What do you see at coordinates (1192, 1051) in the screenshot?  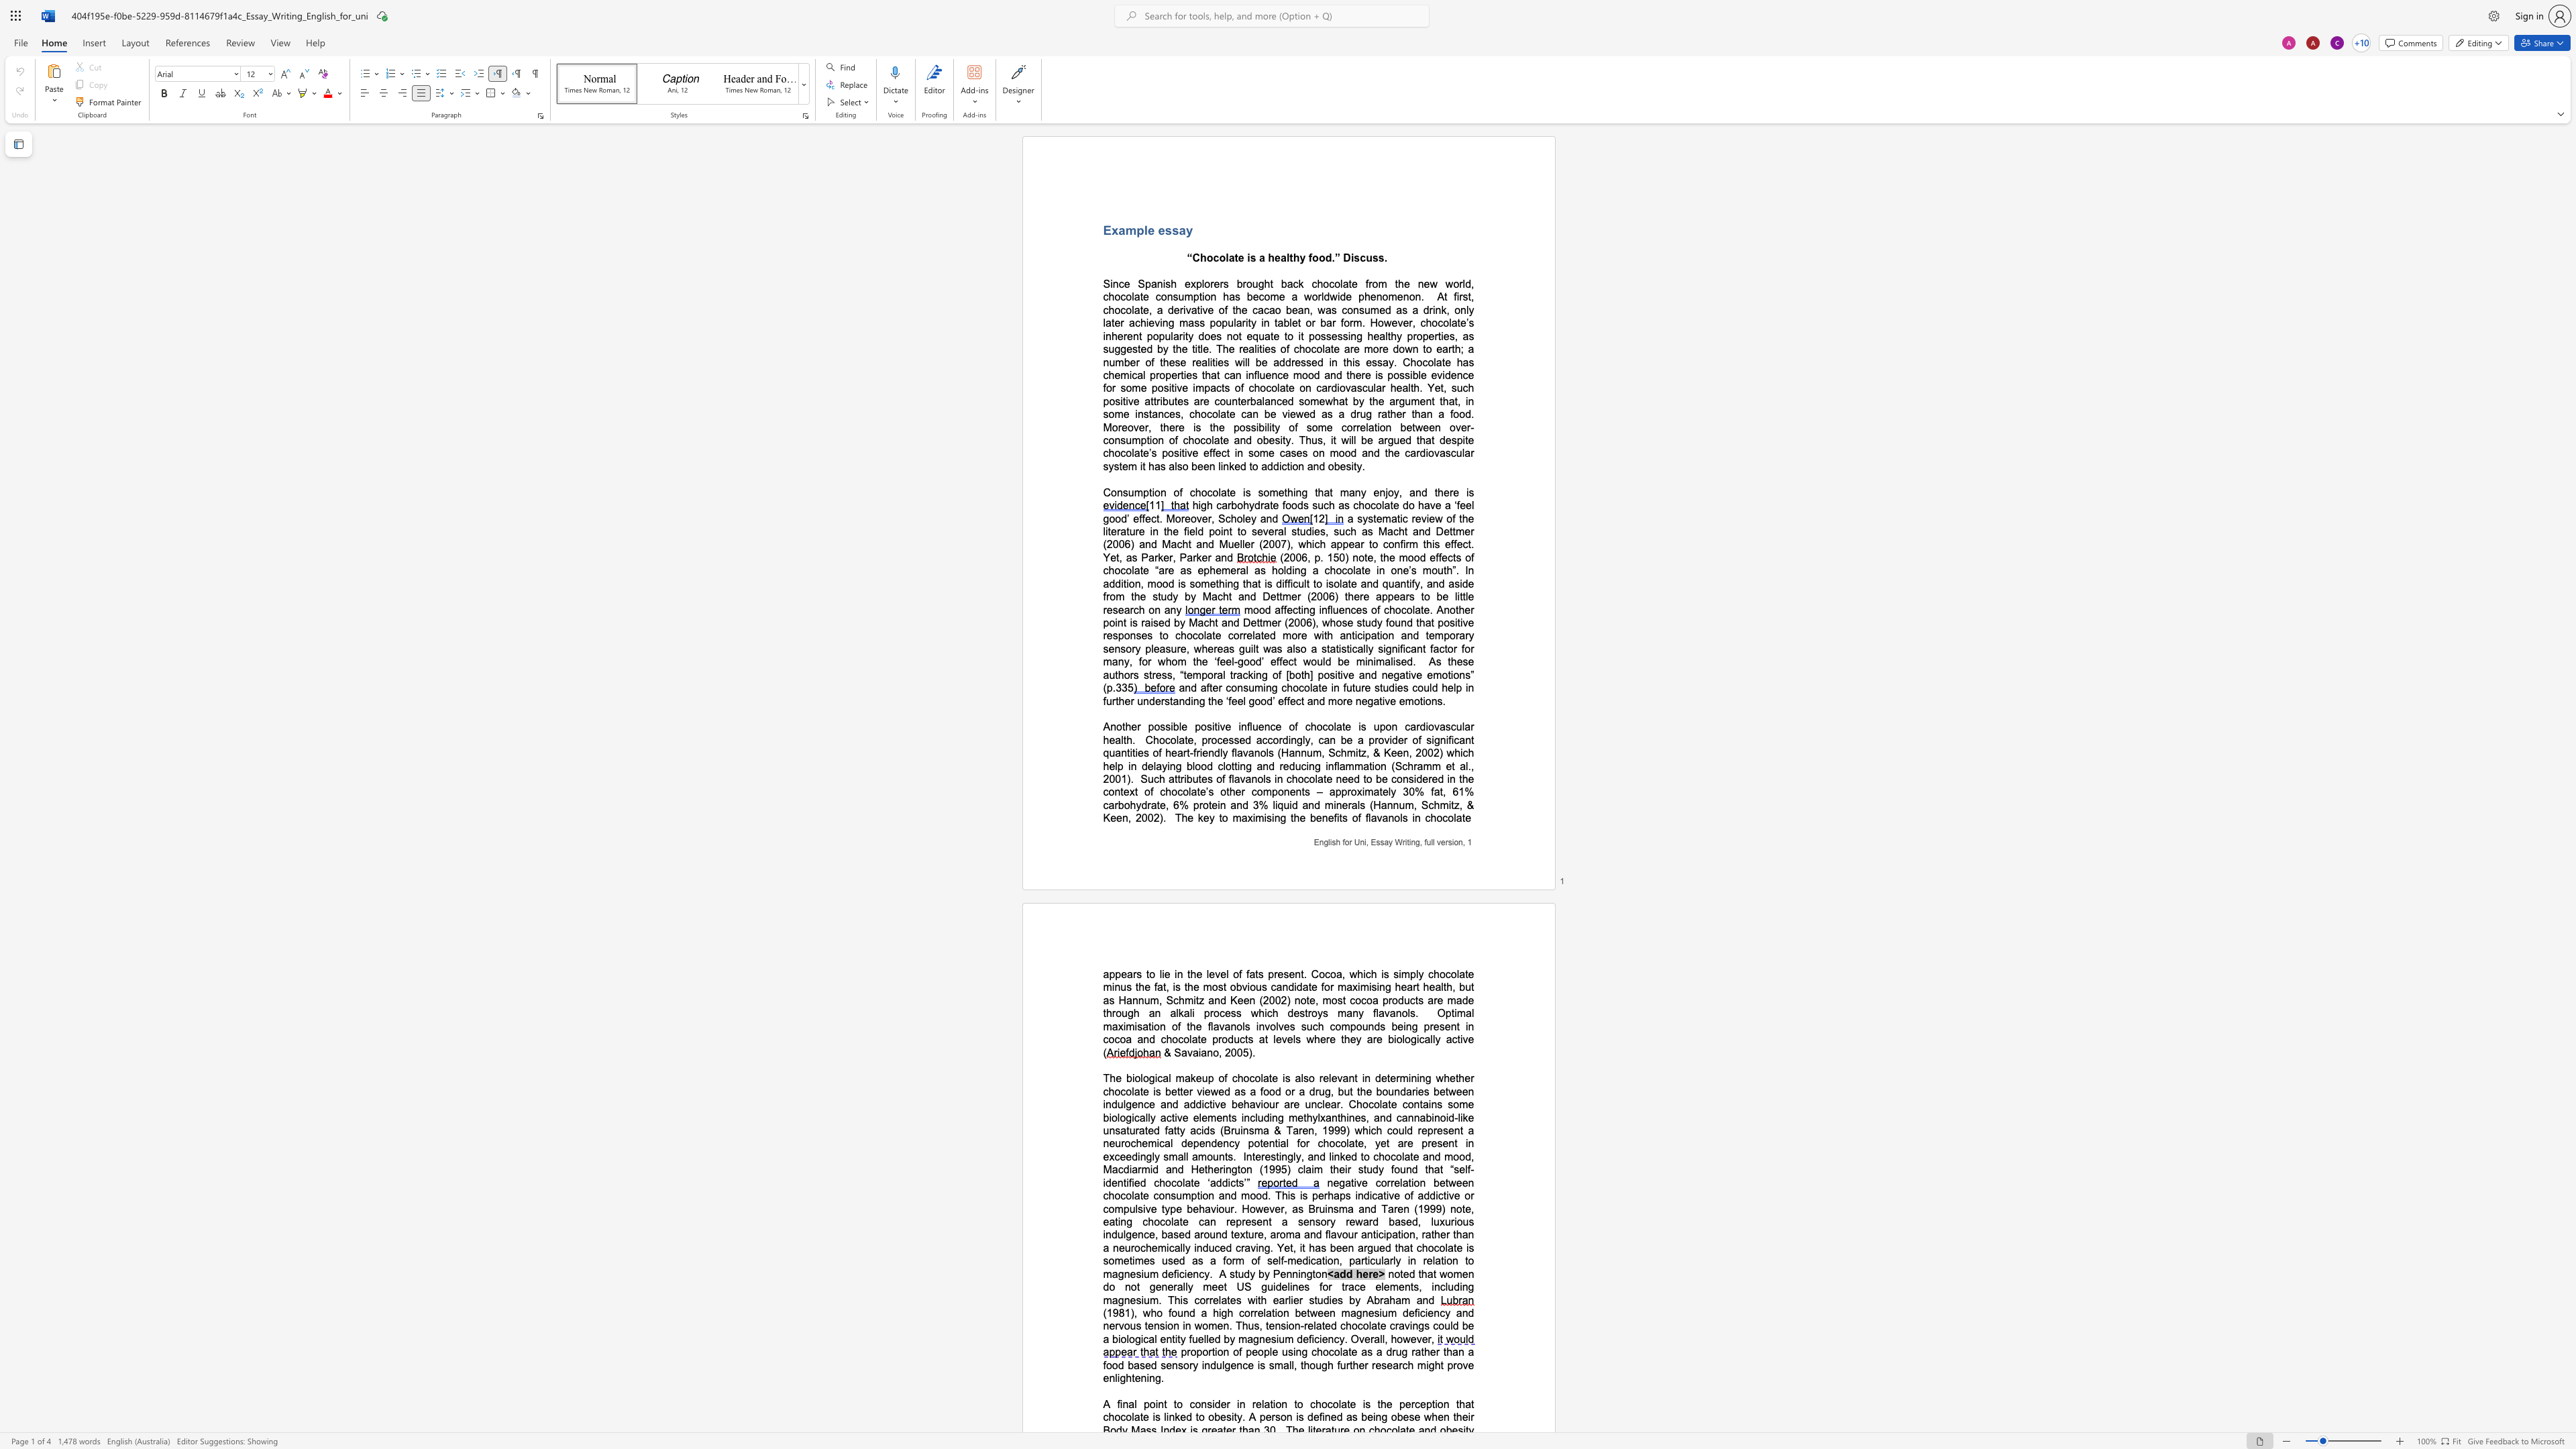 I see `the space between the continuous character "v" and "a" in the text` at bounding box center [1192, 1051].